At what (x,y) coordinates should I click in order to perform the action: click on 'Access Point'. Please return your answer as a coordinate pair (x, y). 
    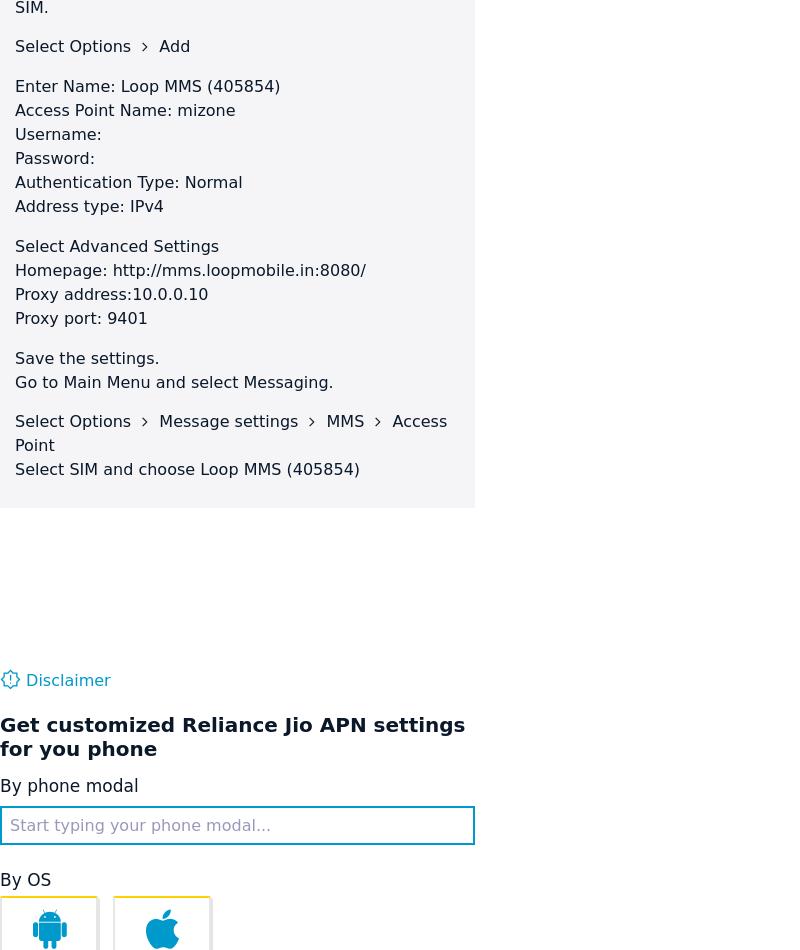
    Looking at the image, I should click on (231, 432).